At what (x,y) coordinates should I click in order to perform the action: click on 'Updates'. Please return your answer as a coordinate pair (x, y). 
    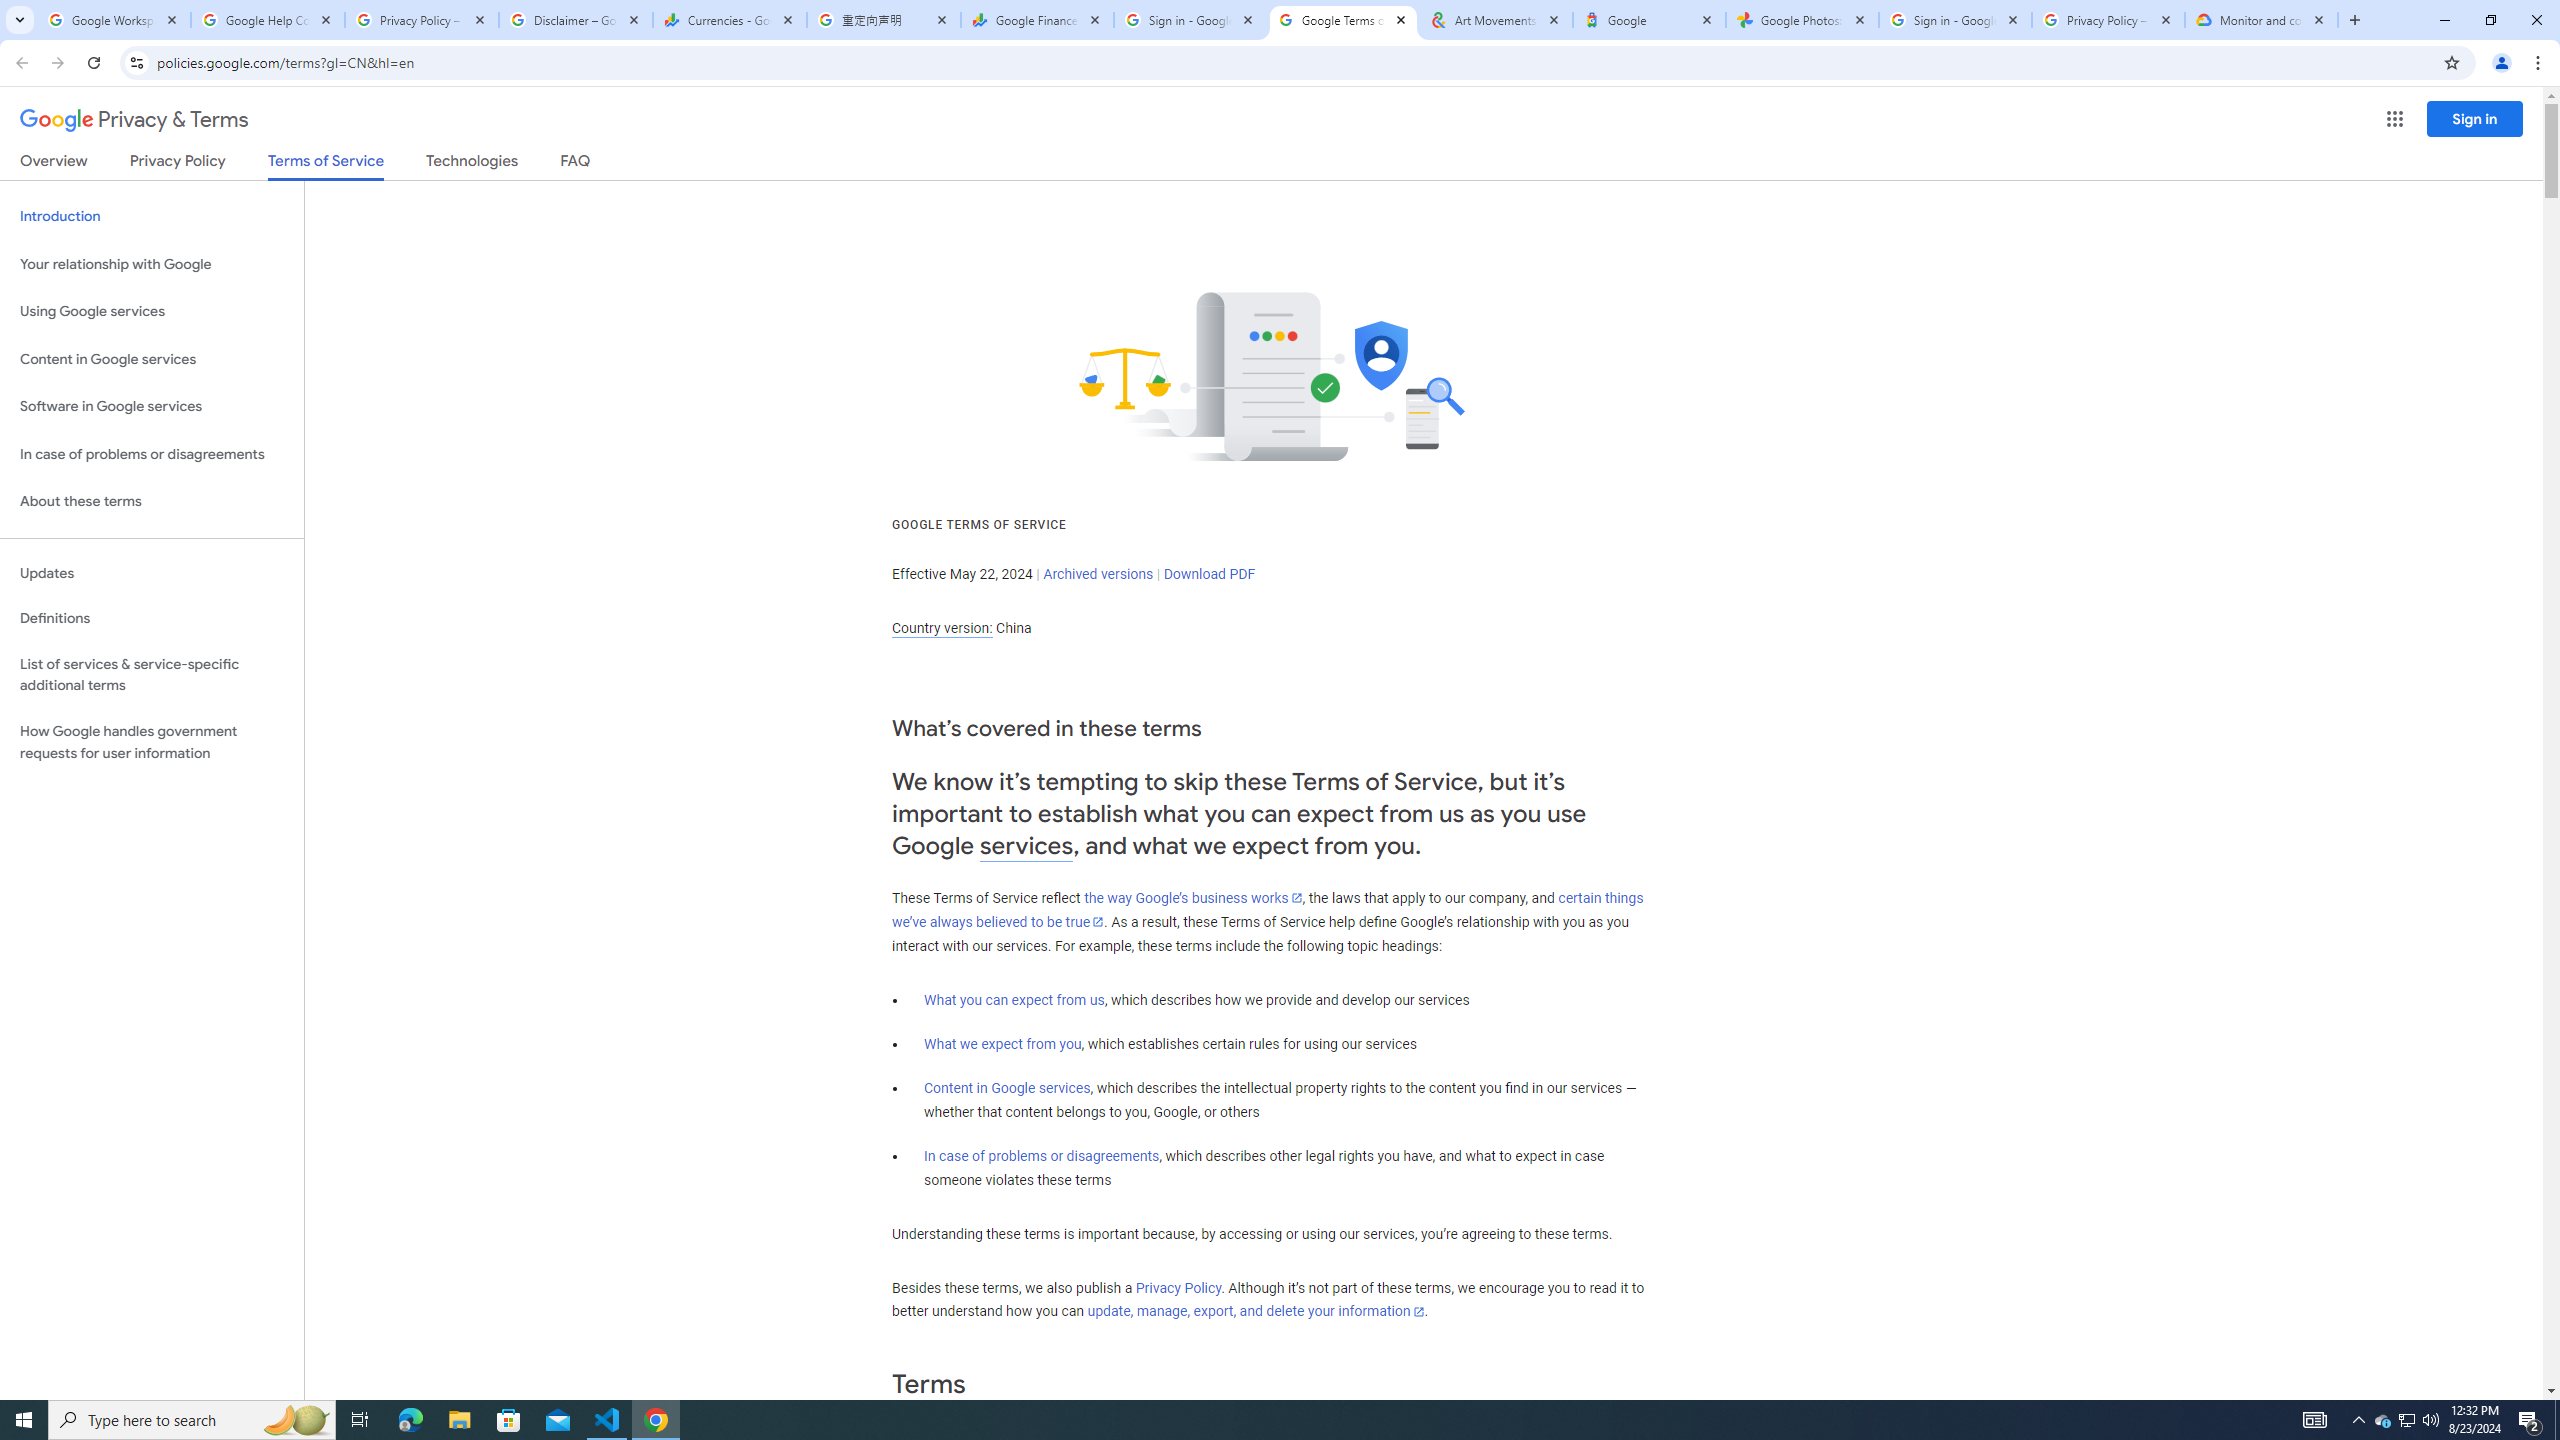
    Looking at the image, I should click on (151, 572).